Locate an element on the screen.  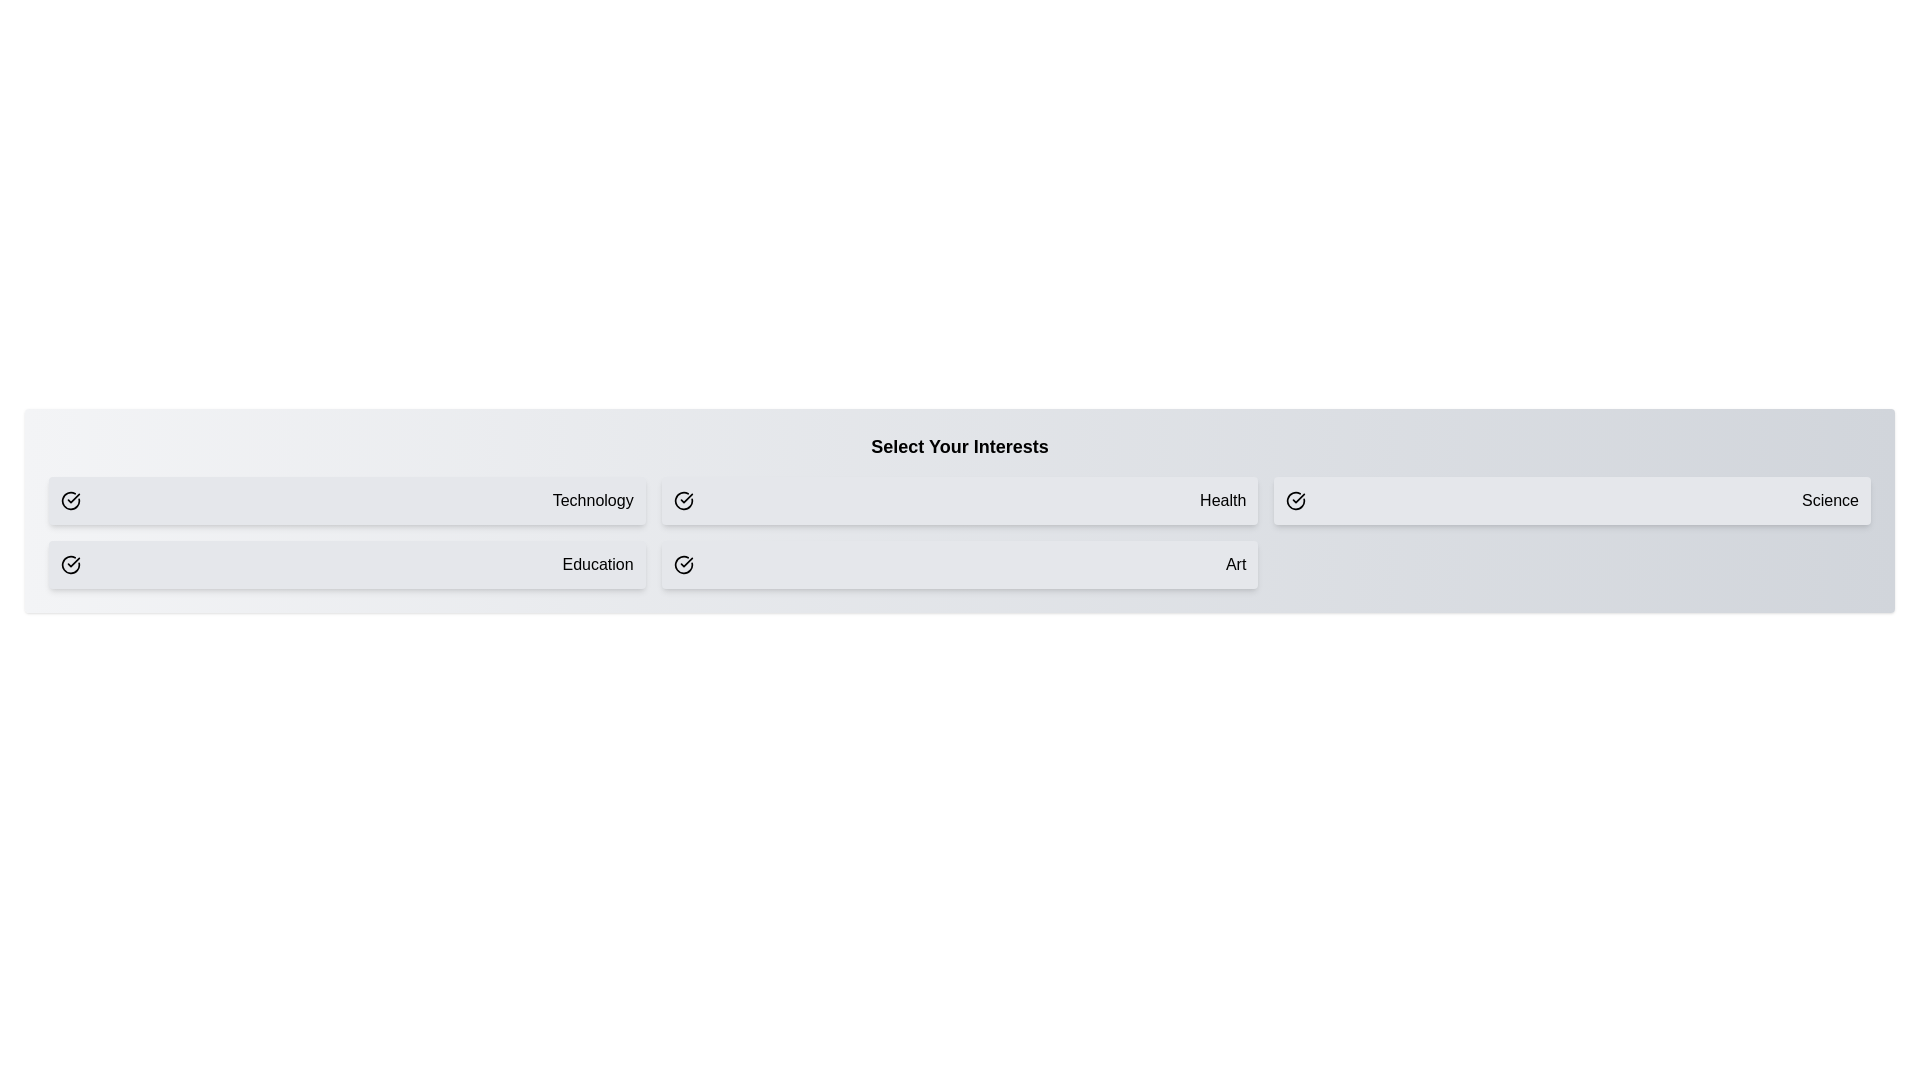
the button corresponding to the interest Science to toggle its selection is located at coordinates (1570, 500).